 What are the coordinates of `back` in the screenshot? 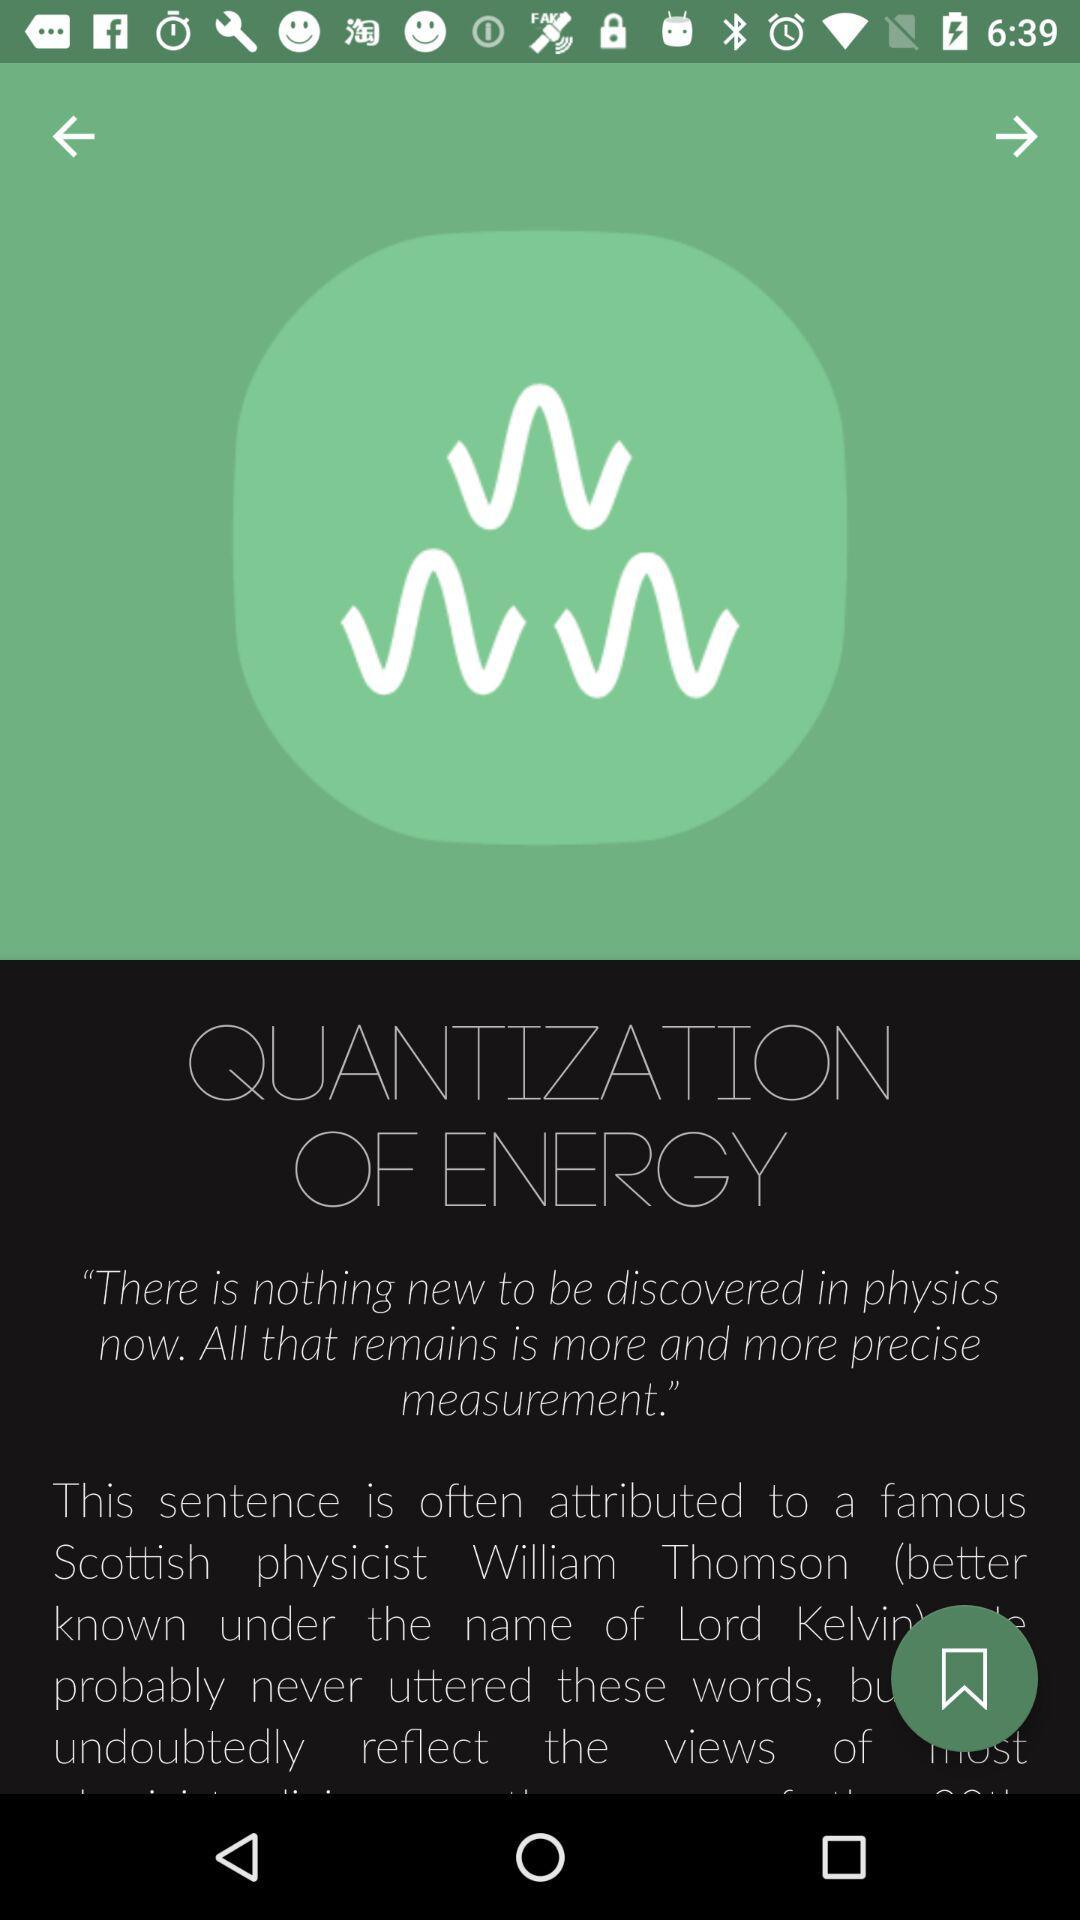 It's located at (72, 135).